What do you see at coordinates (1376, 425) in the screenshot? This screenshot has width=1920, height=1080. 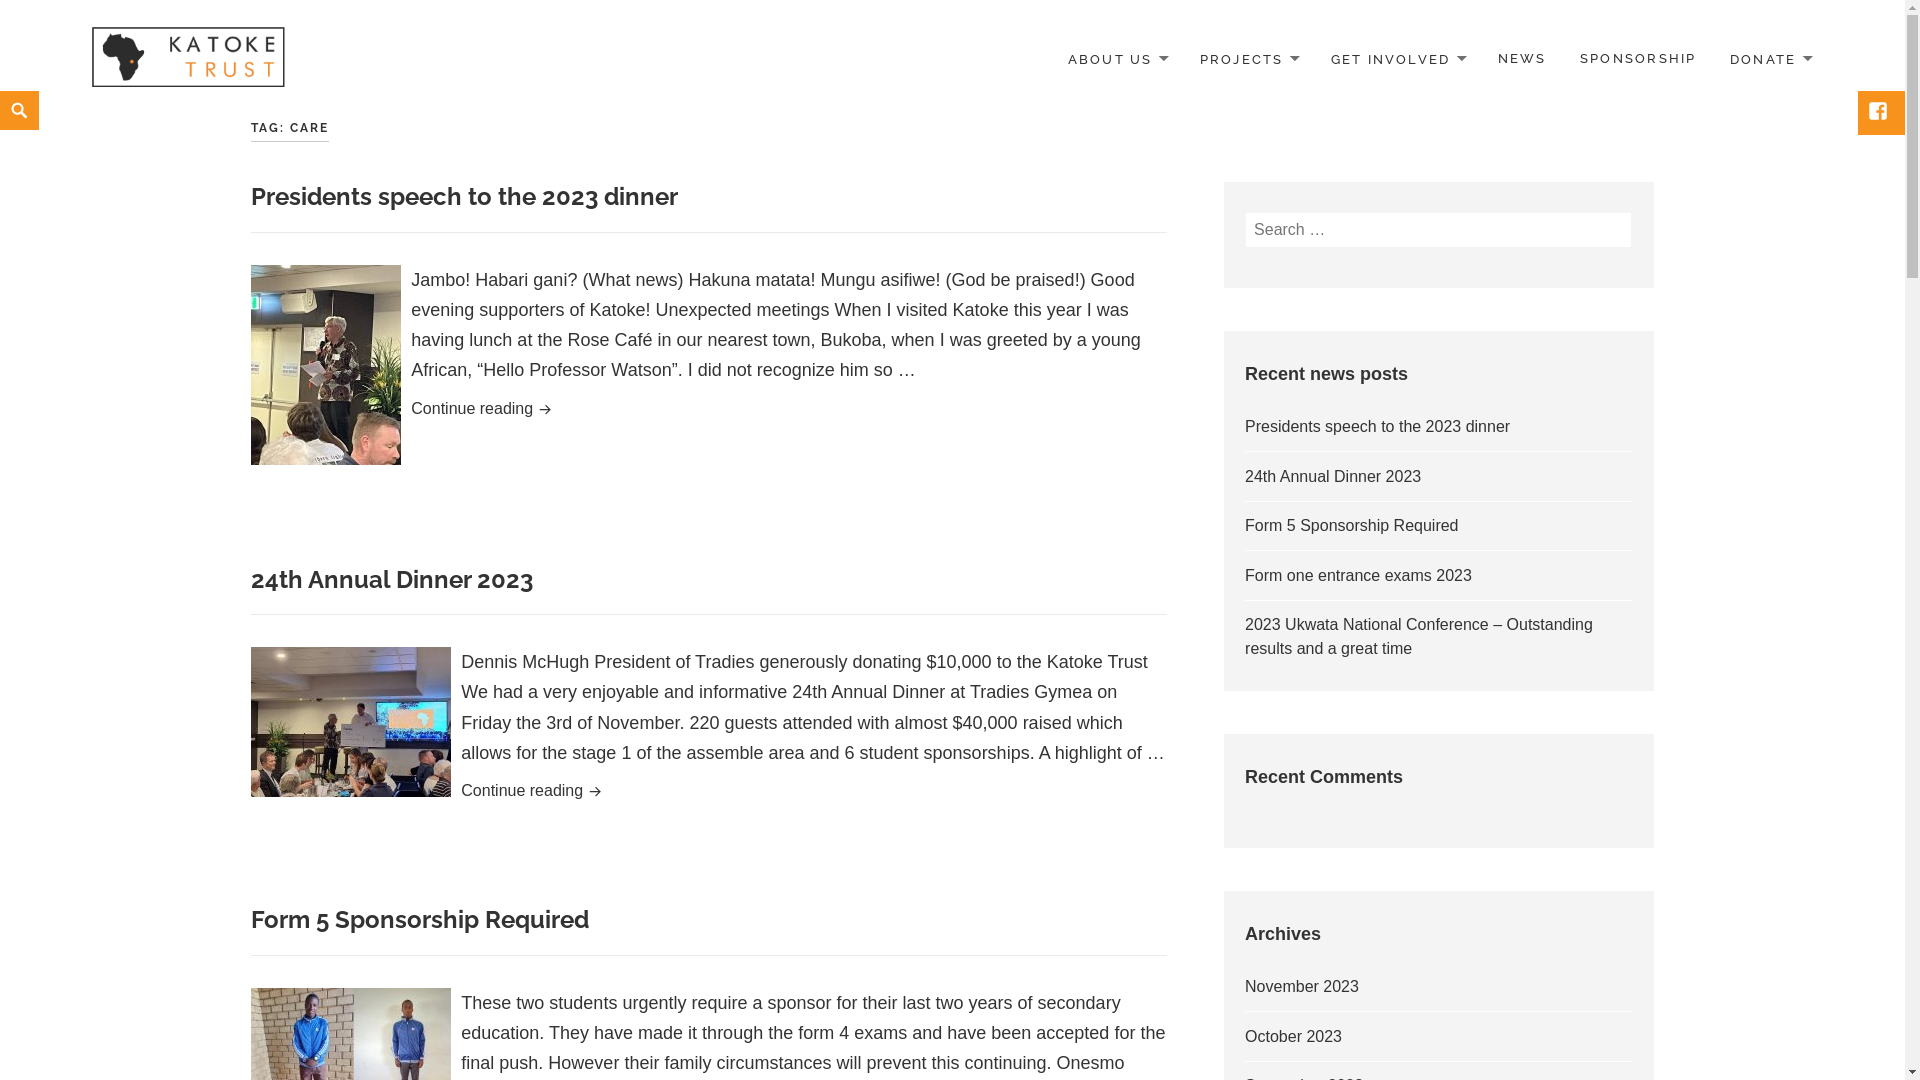 I see `'Presidents speech to the 2023 dinner'` at bounding box center [1376, 425].